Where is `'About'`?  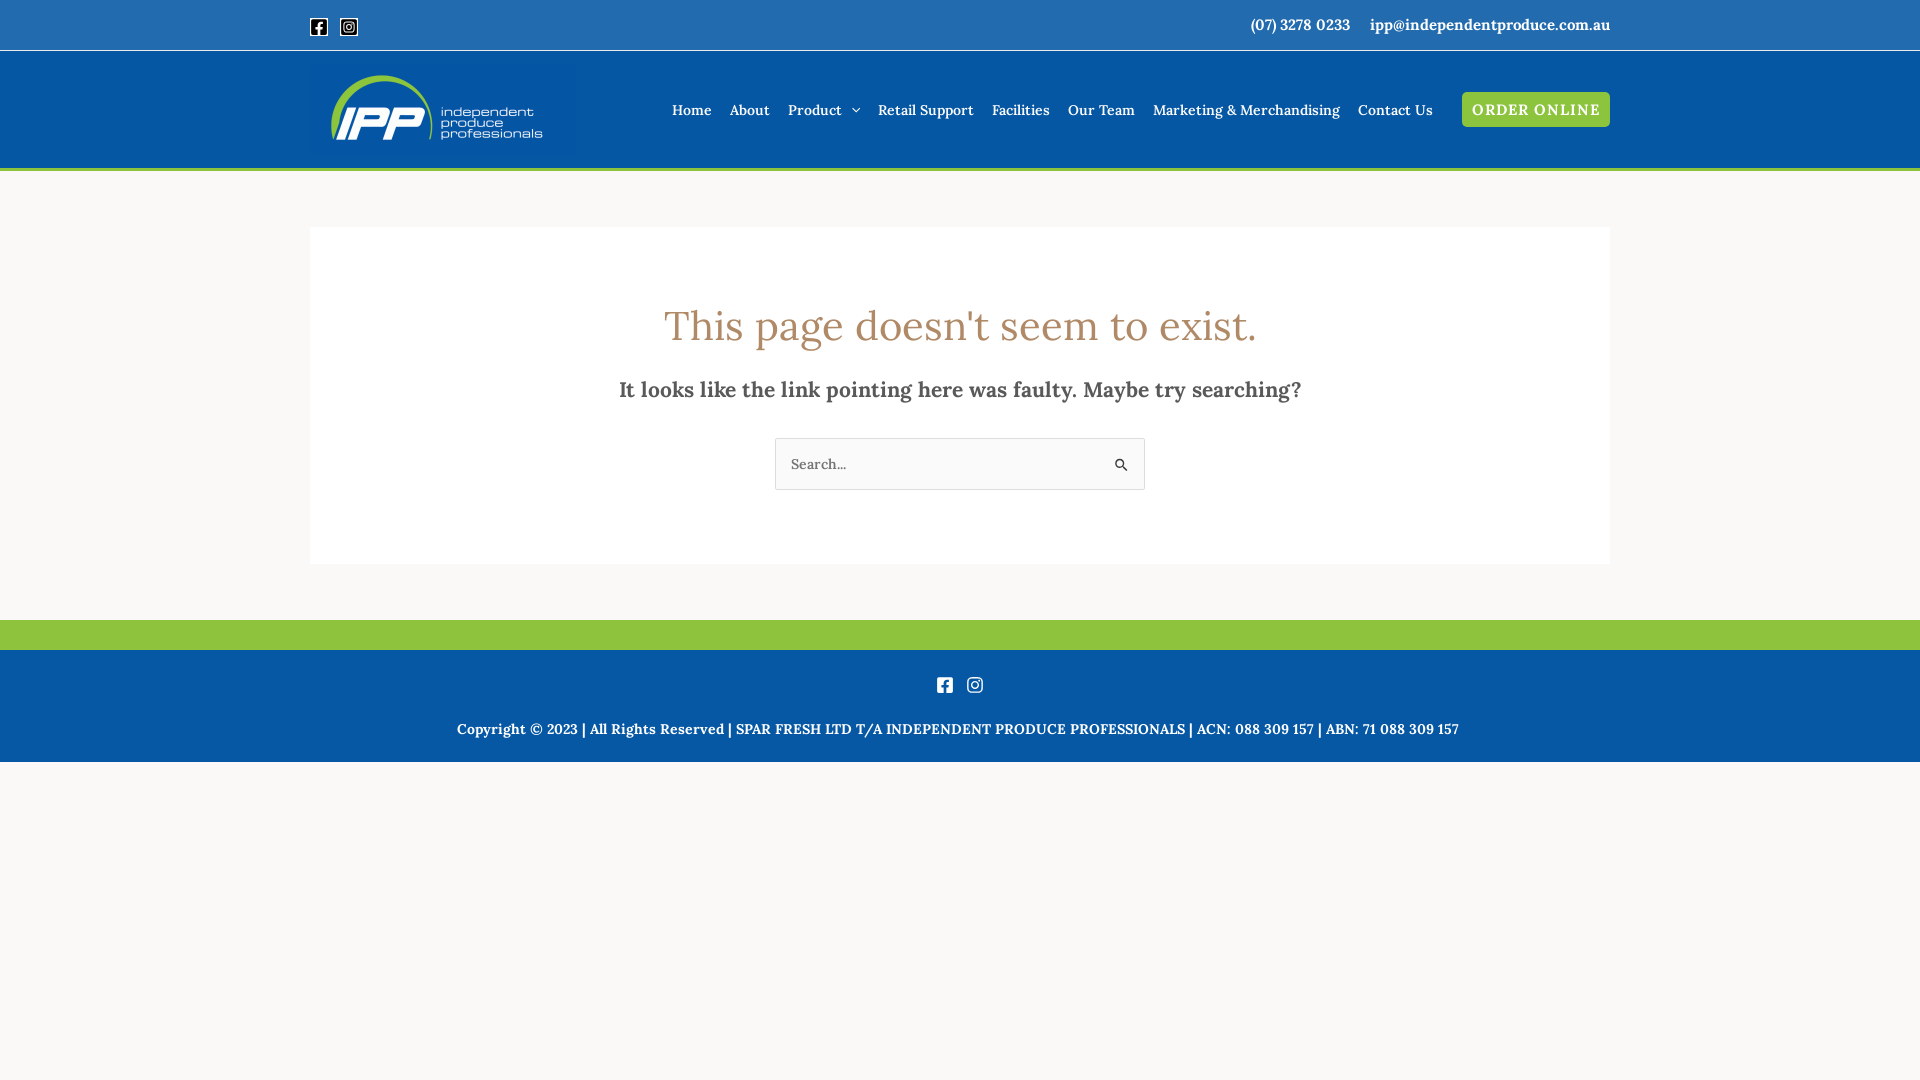 'About' is located at coordinates (748, 110).